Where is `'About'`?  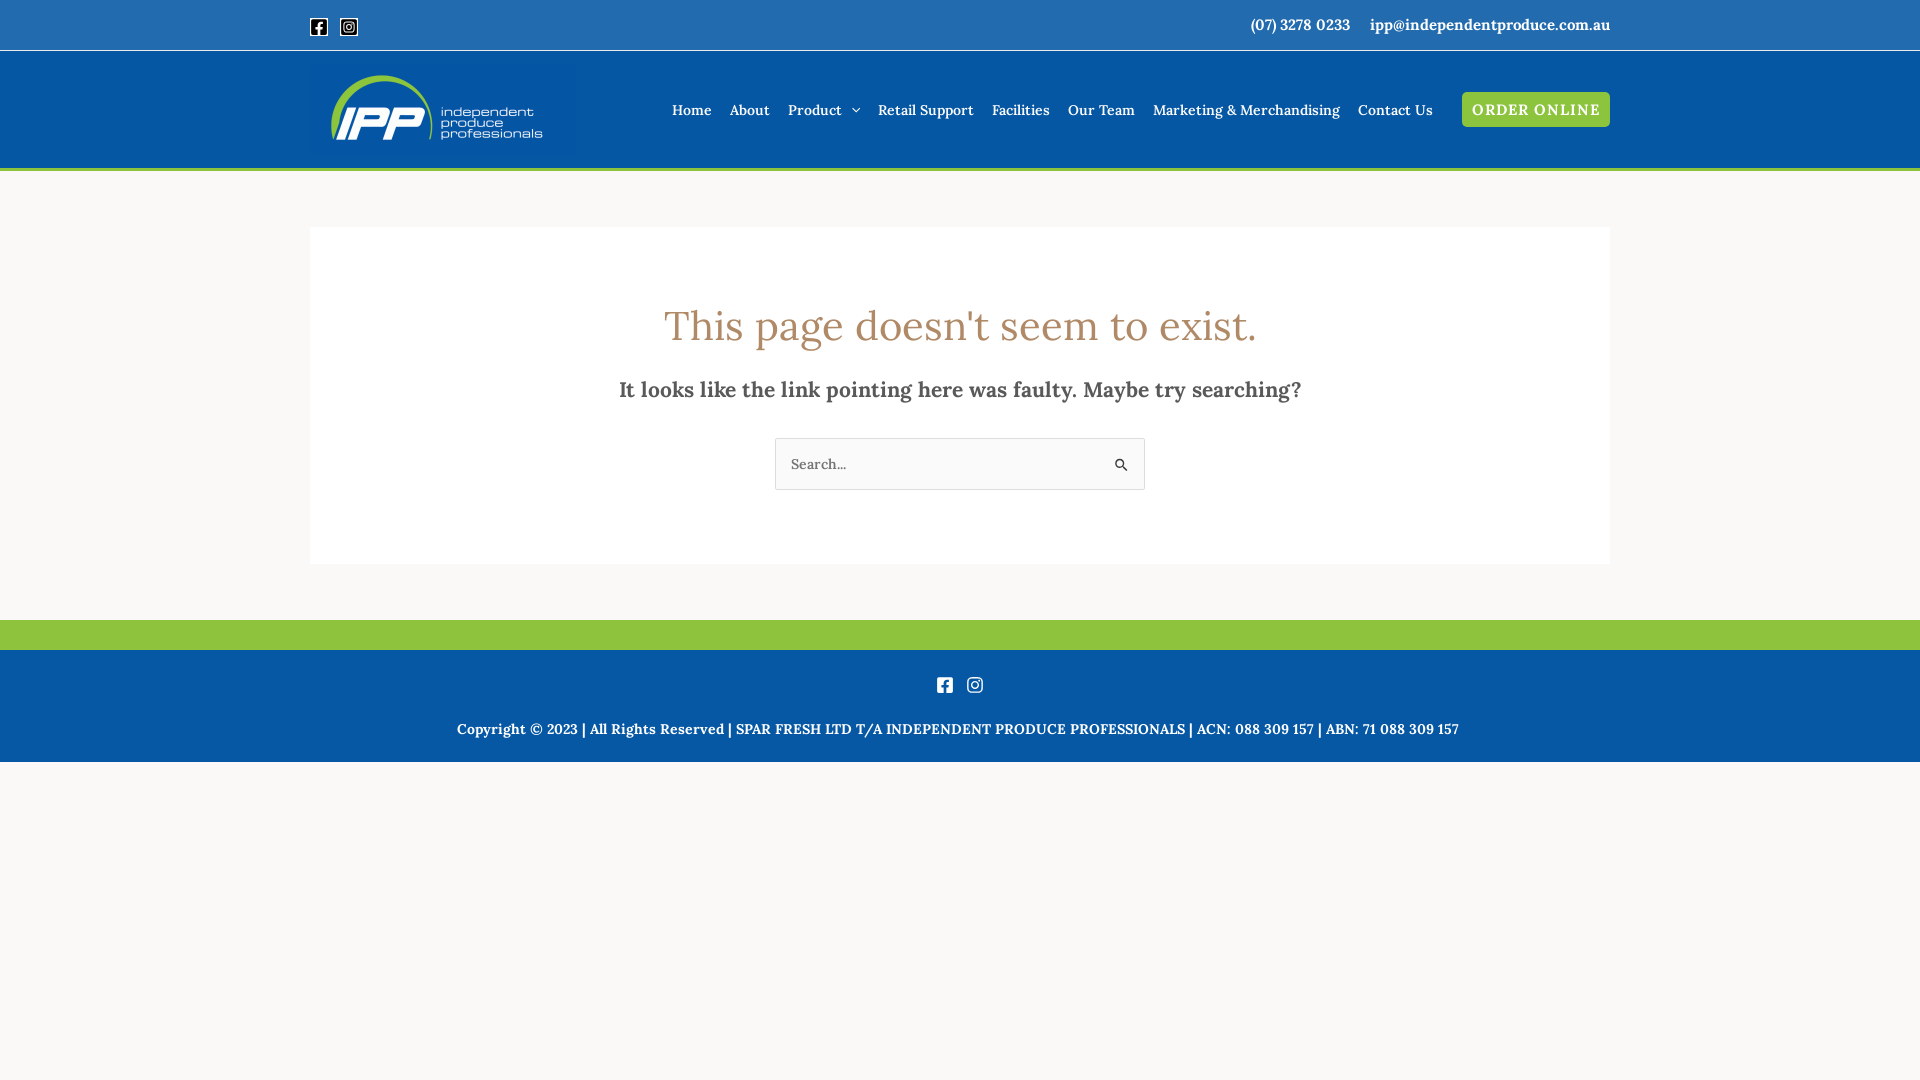 'About' is located at coordinates (748, 110).